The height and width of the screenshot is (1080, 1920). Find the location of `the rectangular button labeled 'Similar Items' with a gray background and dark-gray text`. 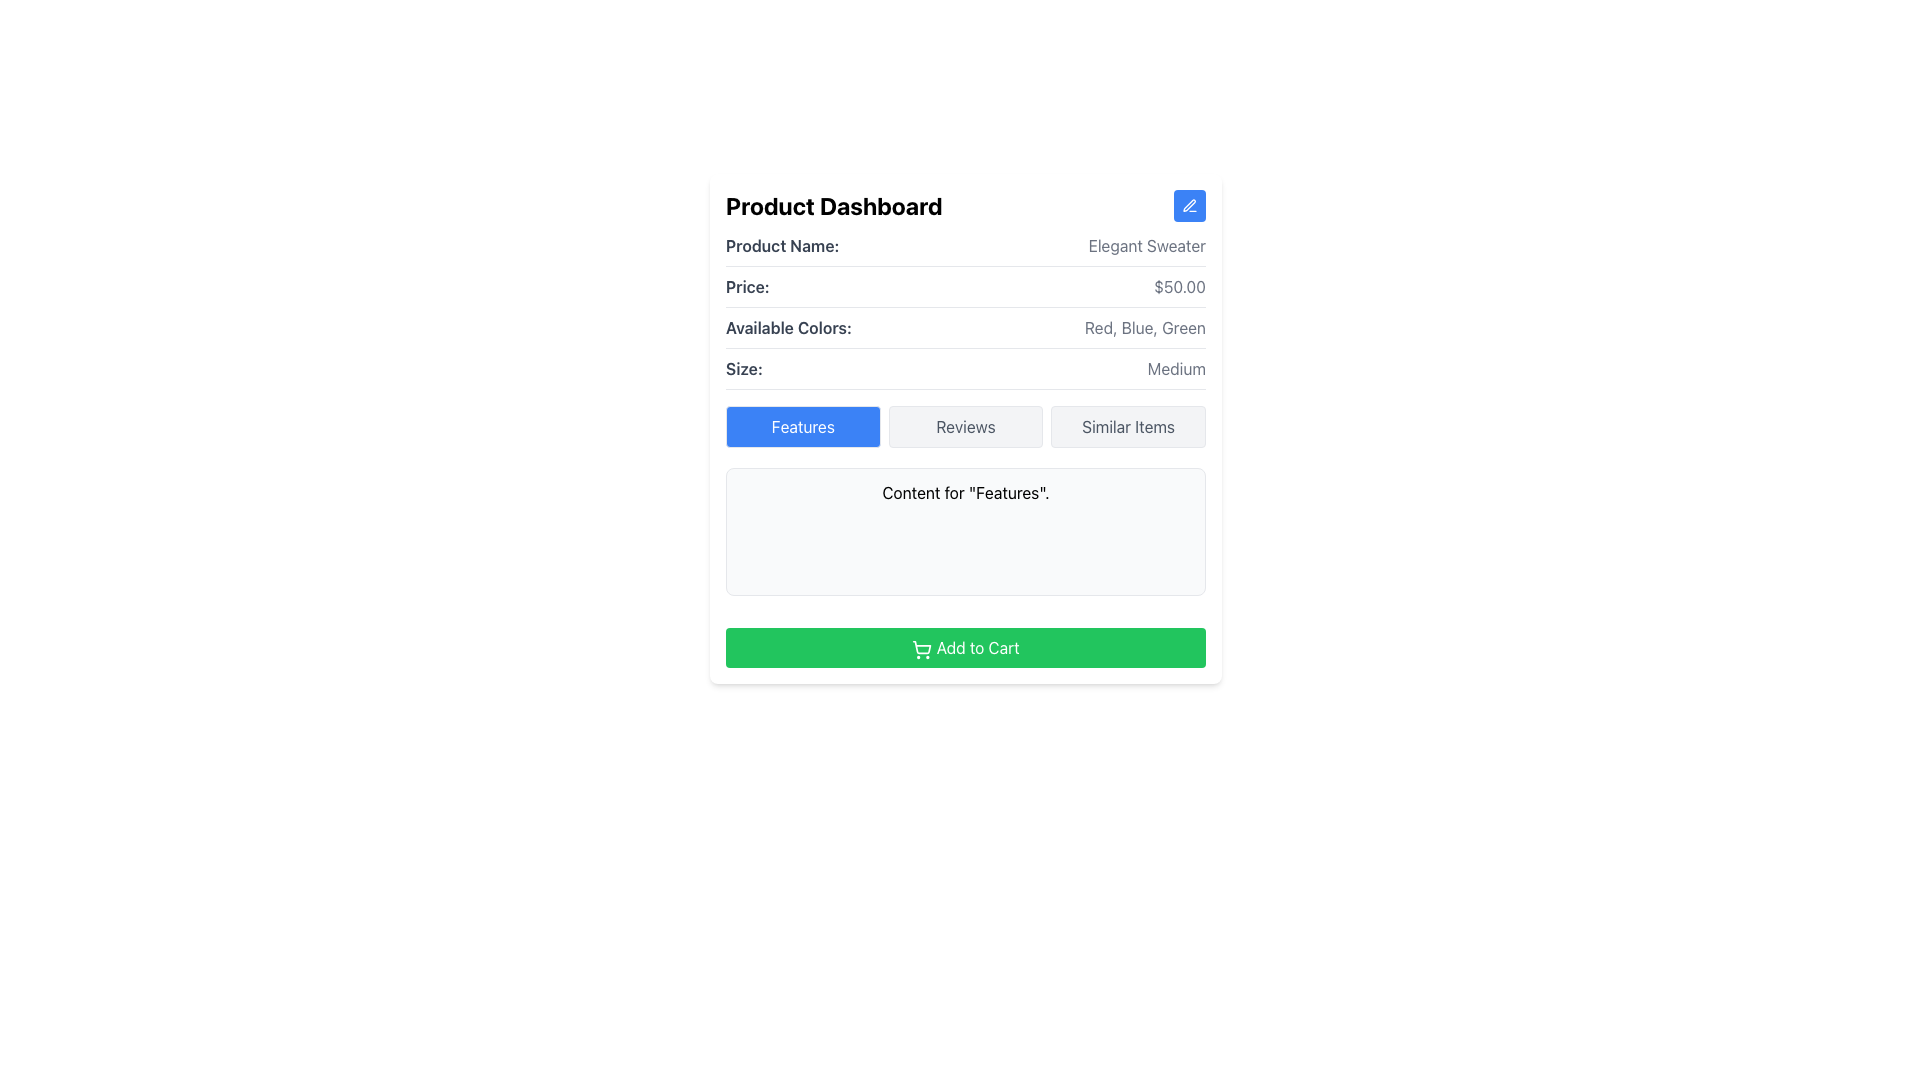

the rectangular button labeled 'Similar Items' with a gray background and dark-gray text is located at coordinates (1128, 426).